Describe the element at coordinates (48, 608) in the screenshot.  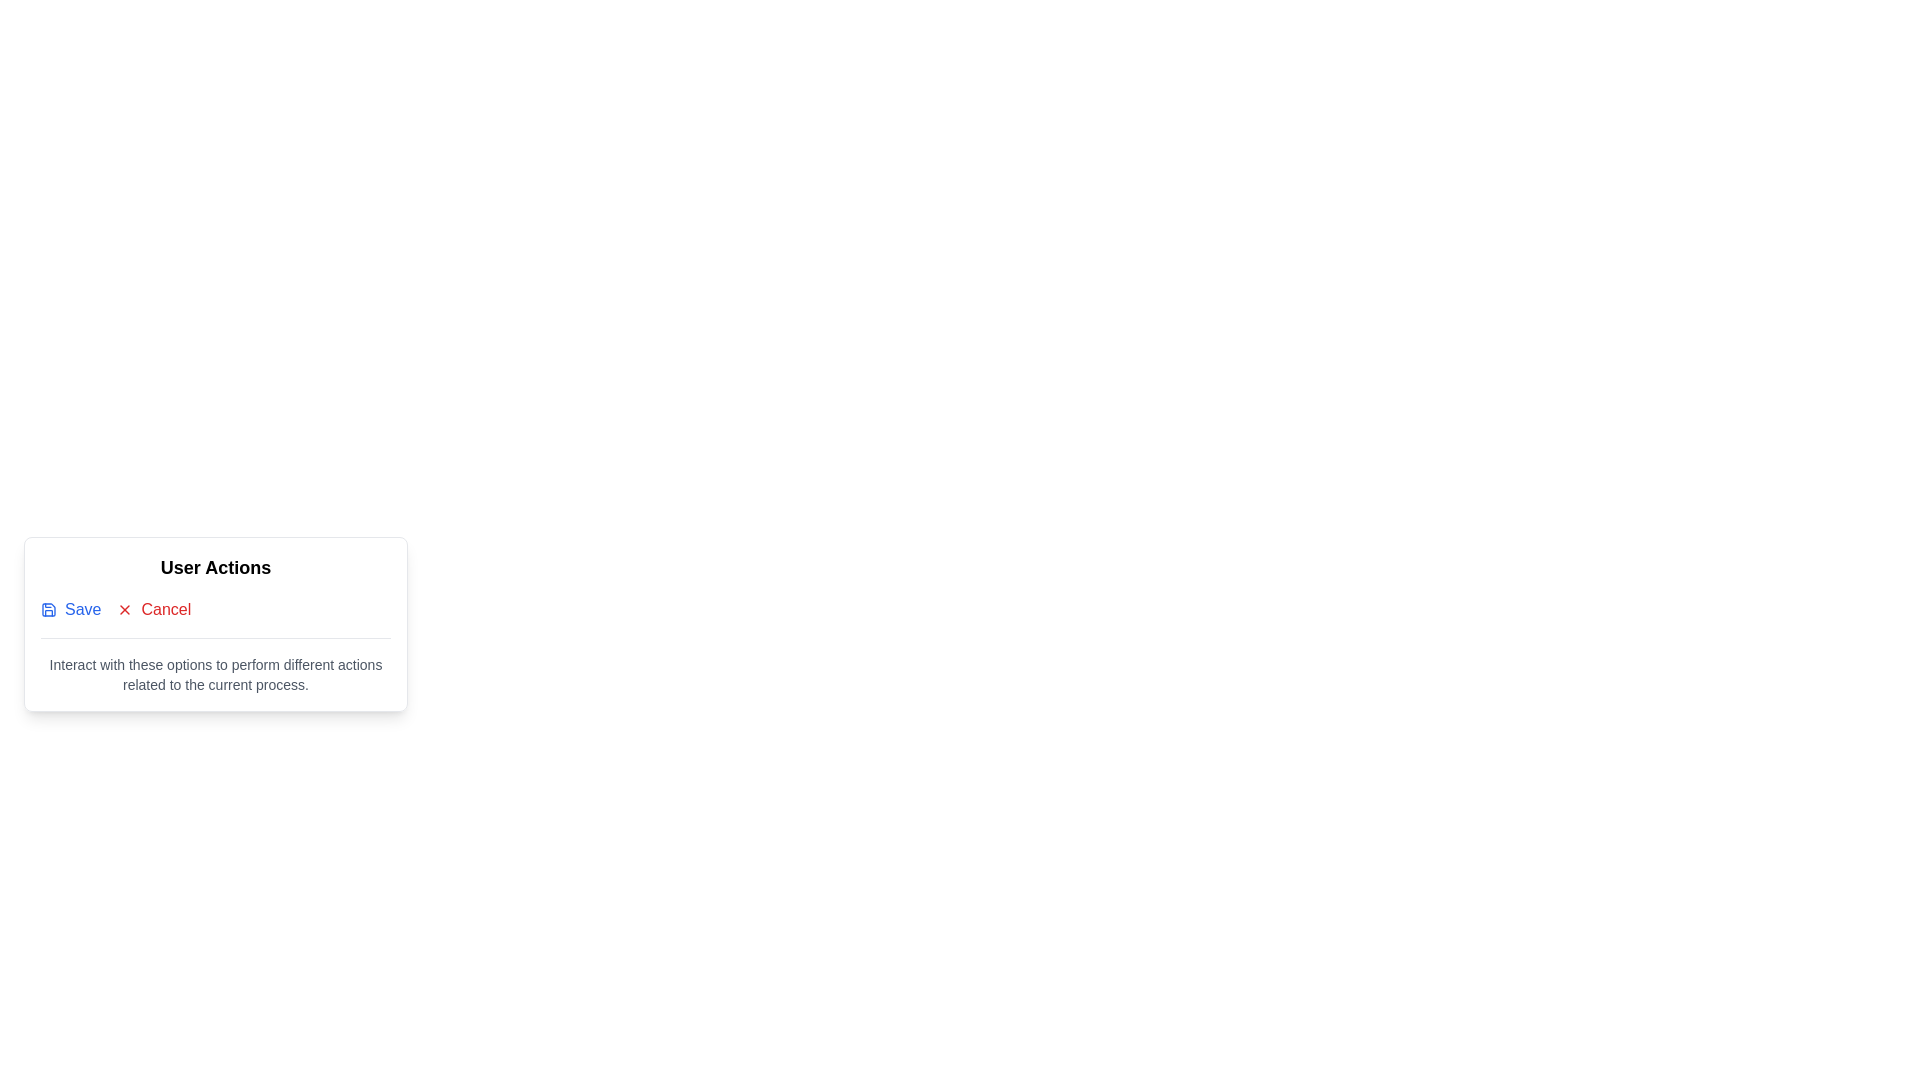
I see `the save disk icon located to the left of the 'Save' button in the 'User Actions' section` at that location.